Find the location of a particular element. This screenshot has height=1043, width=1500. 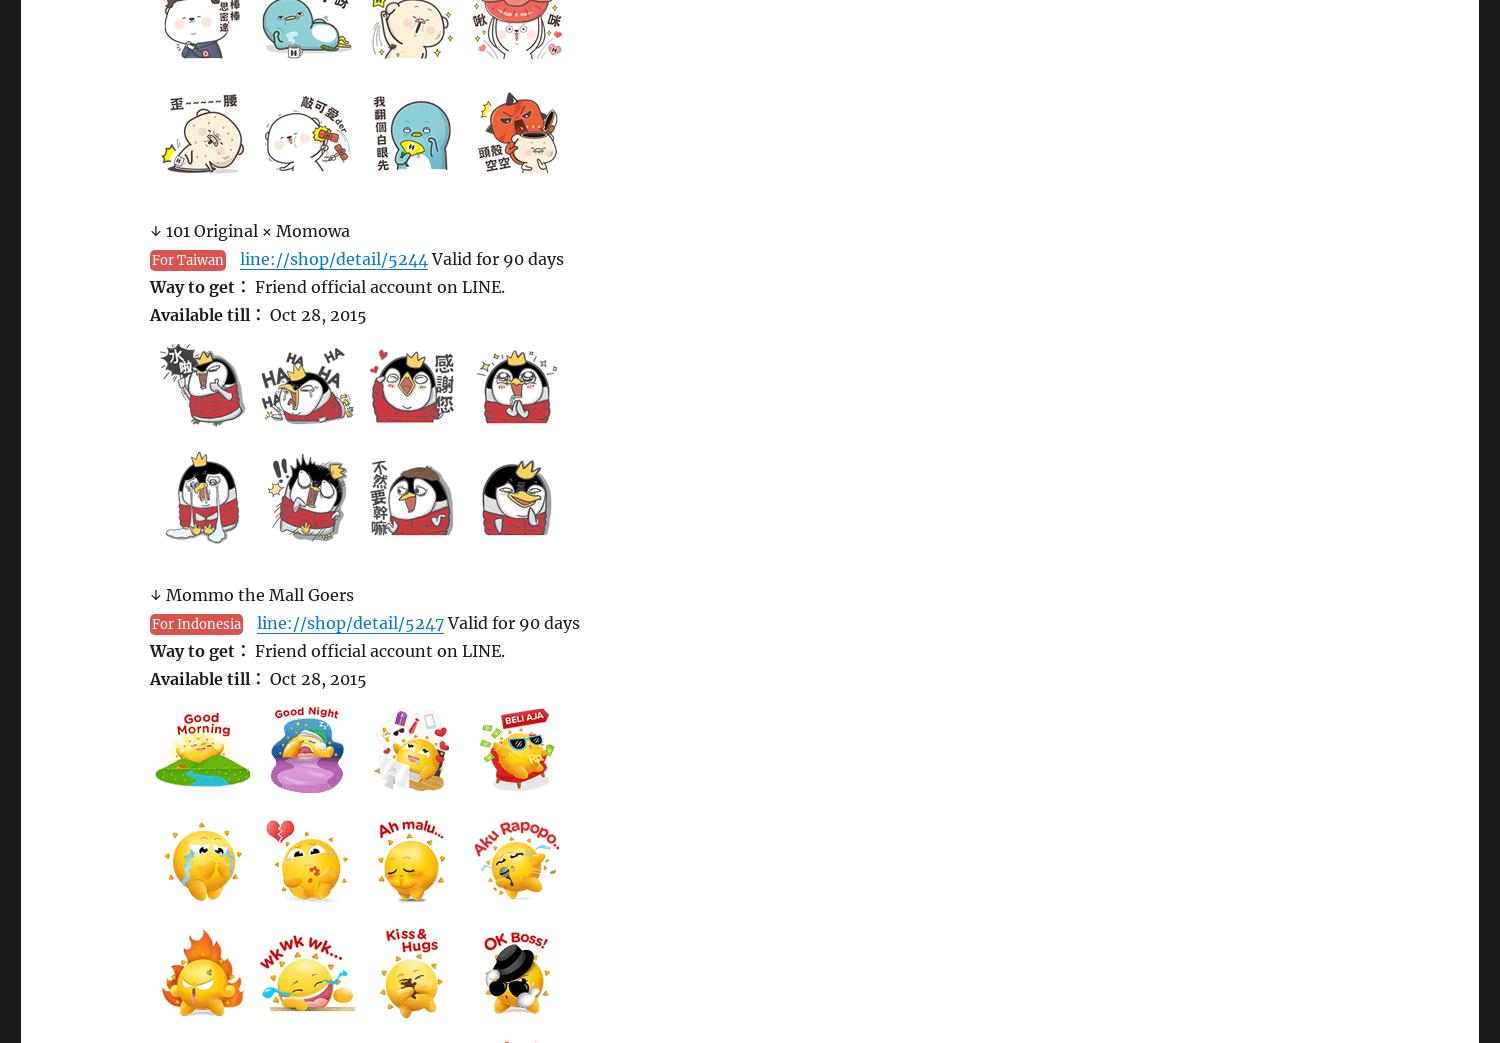

'↓ Mommo the Mall Goers' is located at coordinates (252, 595).